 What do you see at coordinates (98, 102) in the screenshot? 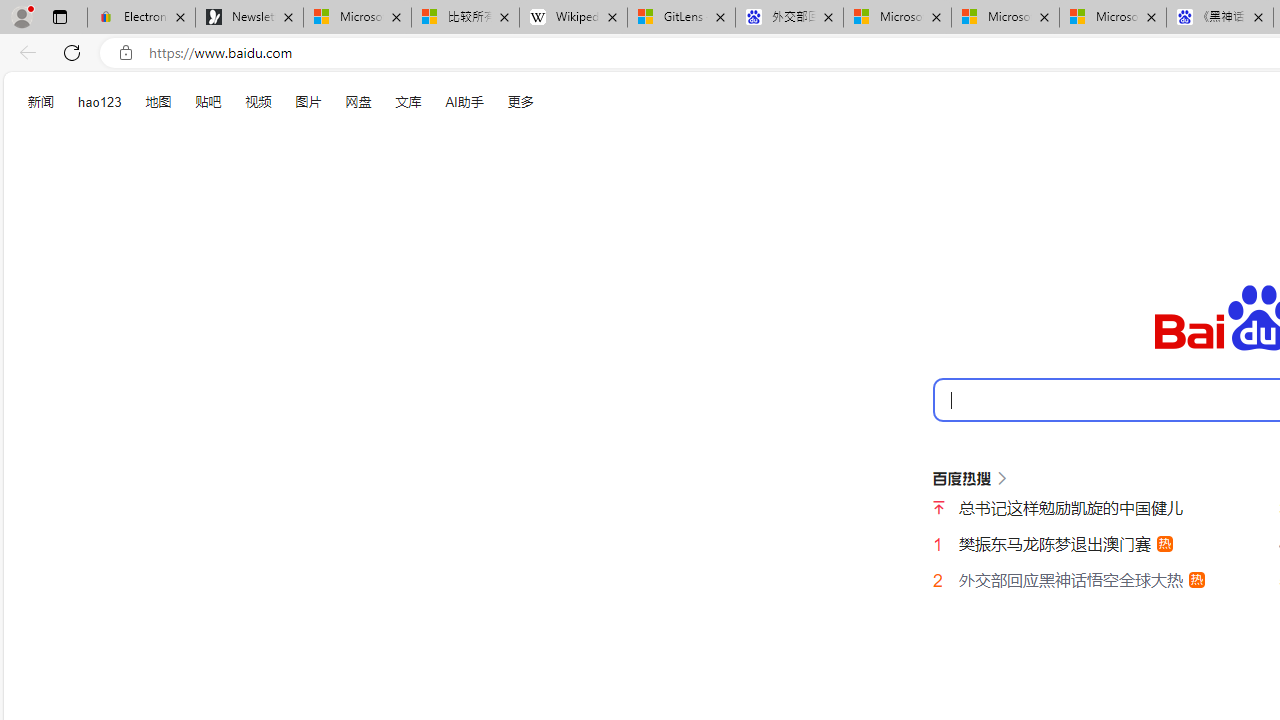
I see `'hao123'` at bounding box center [98, 102].